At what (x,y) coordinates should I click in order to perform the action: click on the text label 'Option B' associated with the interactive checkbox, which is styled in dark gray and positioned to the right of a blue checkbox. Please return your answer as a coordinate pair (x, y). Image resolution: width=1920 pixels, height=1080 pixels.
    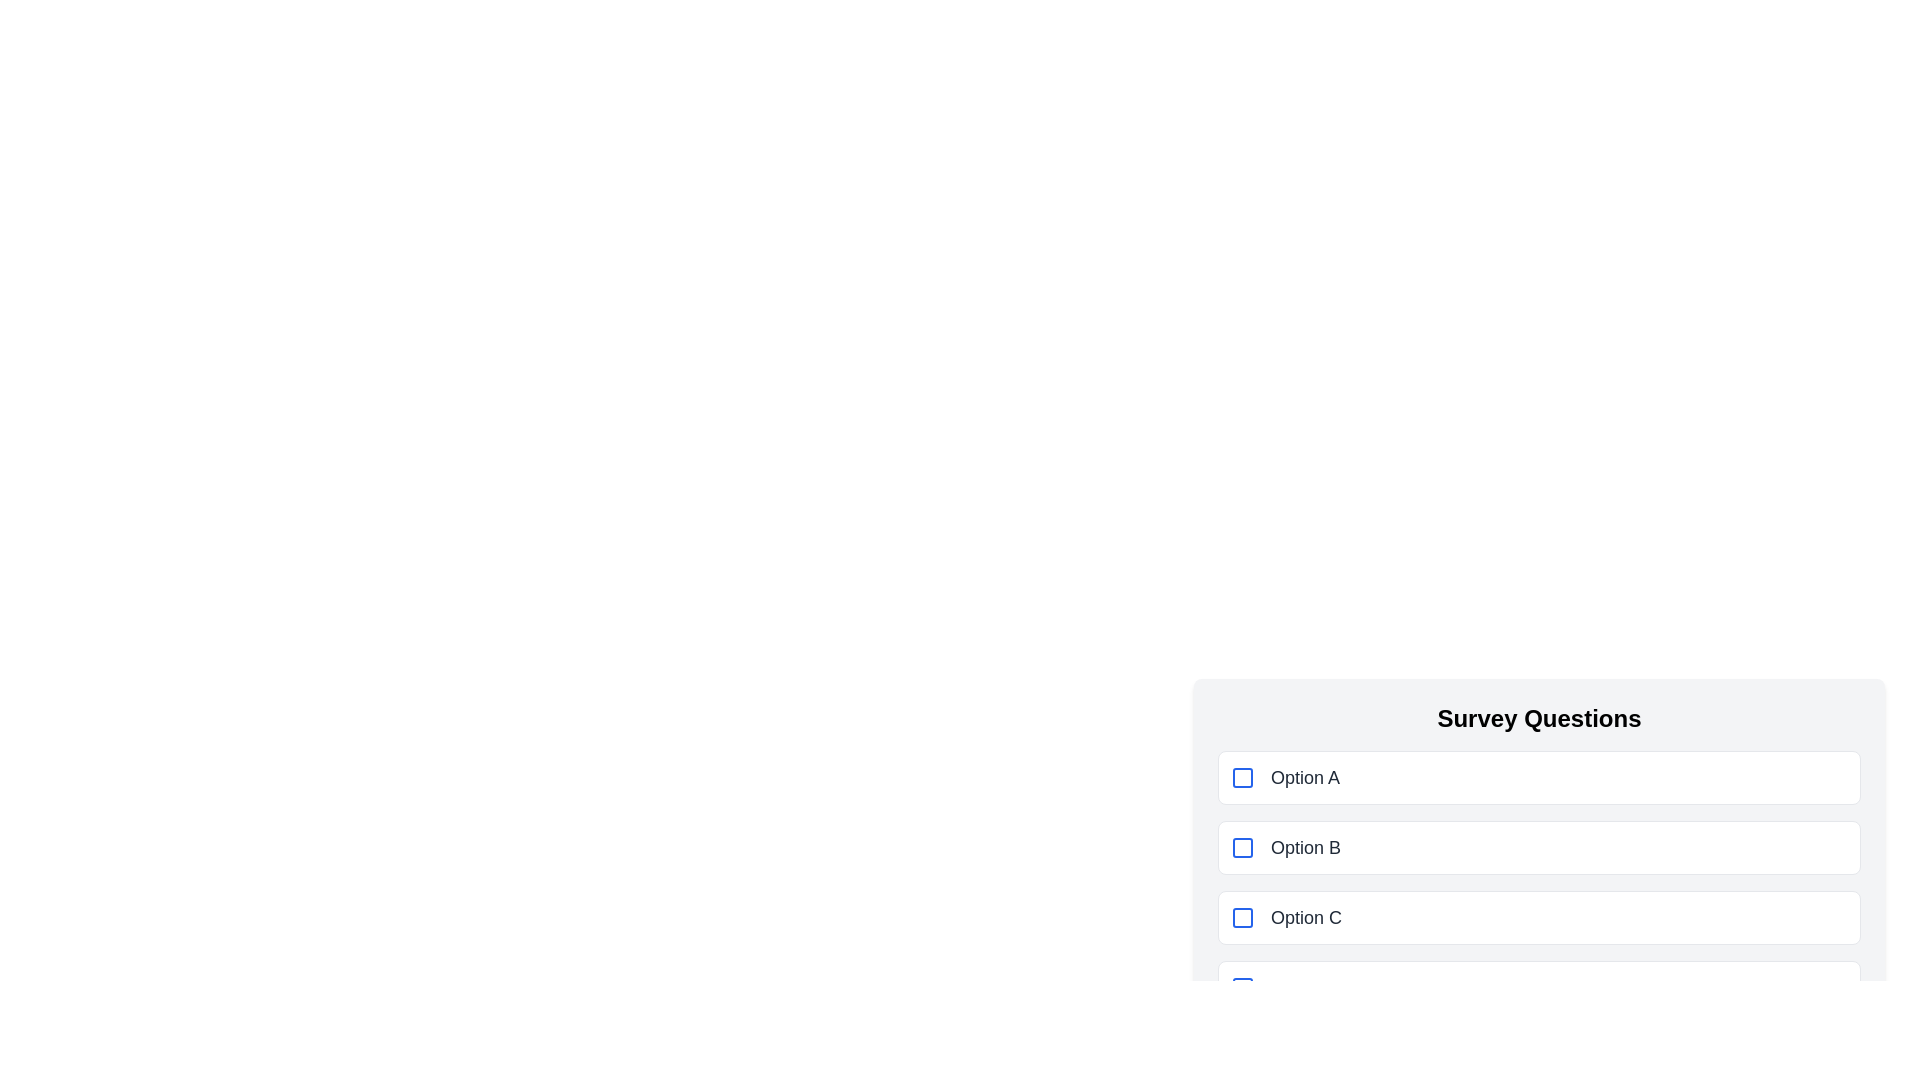
    Looking at the image, I should click on (1305, 848).